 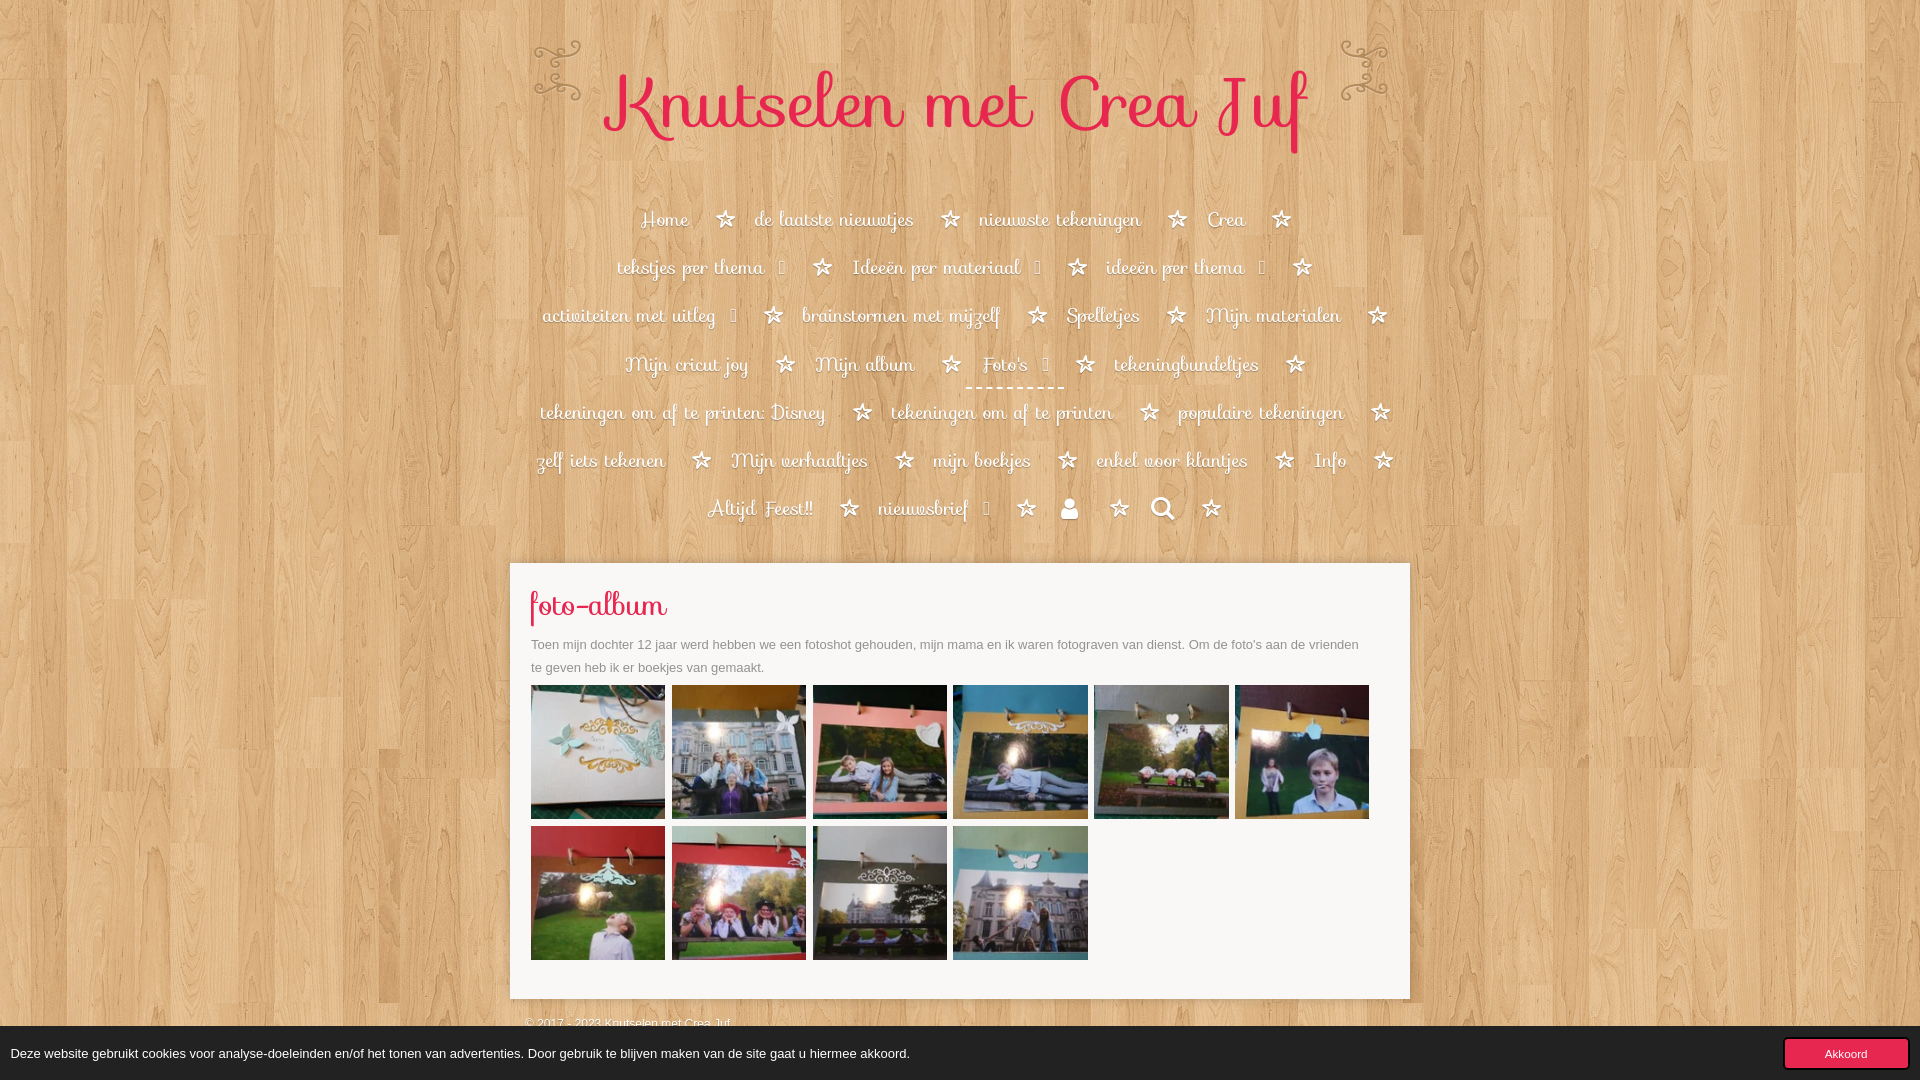 I want to click on 'enkel voor klantjes', so click(x=1172, y=461).